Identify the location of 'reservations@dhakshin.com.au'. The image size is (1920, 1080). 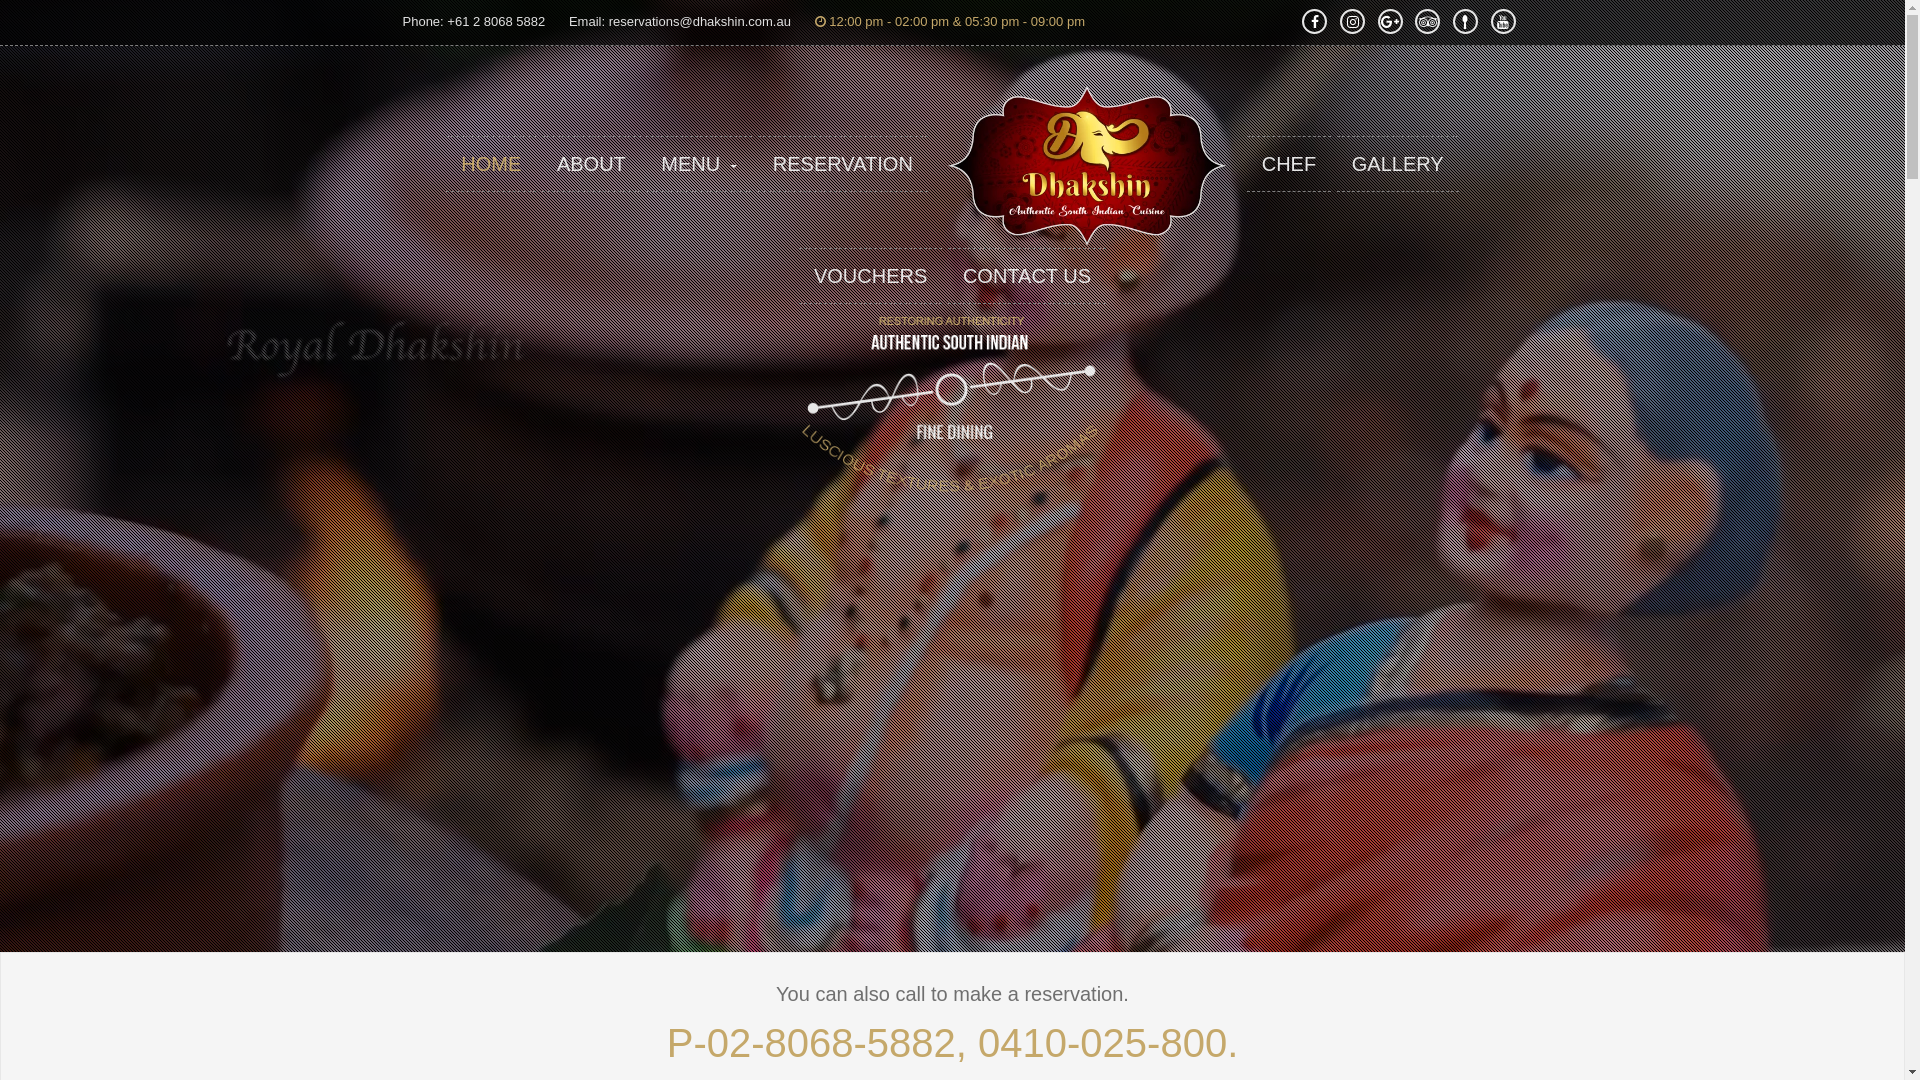
(700, 21).